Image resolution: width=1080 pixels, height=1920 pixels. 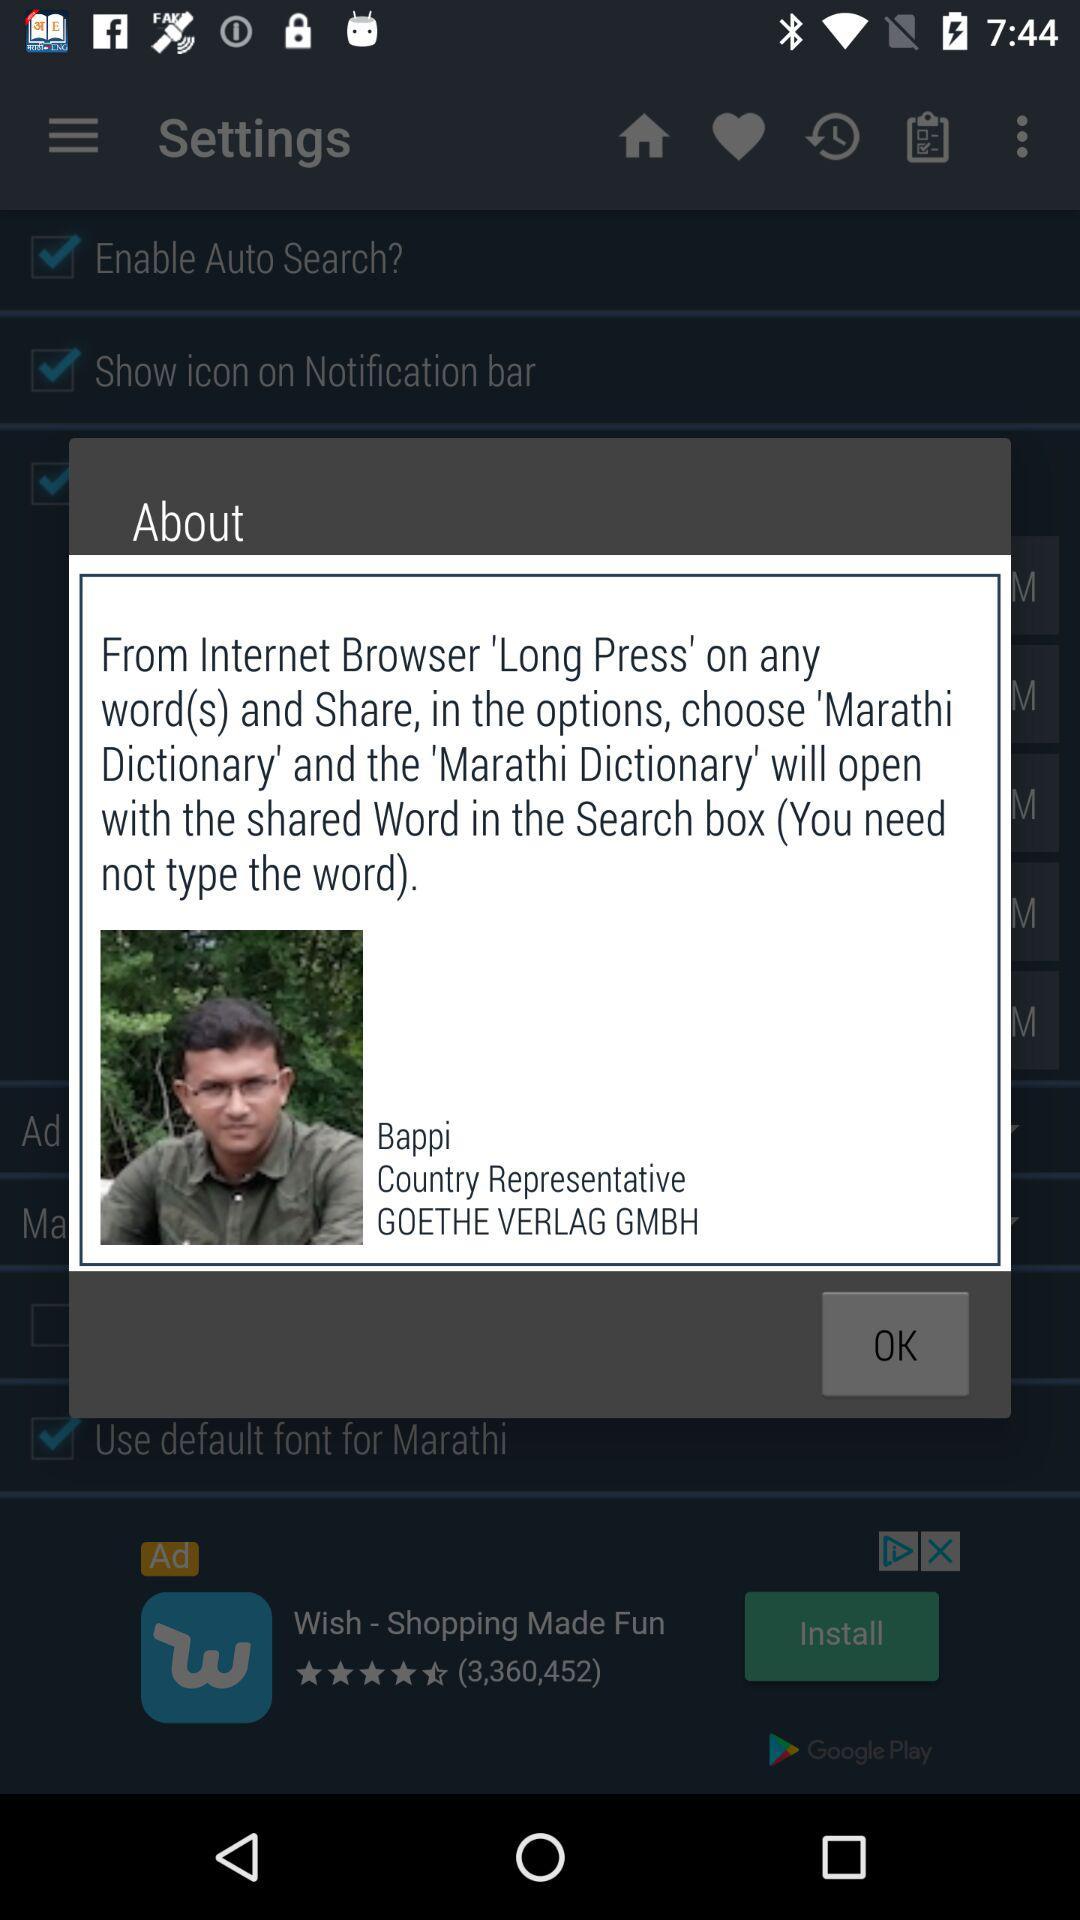 What do you see at coordinates (894, 1344) in the screenshot?
I see `the icon below the bappi country representative` at bounding box center [894, 1344].